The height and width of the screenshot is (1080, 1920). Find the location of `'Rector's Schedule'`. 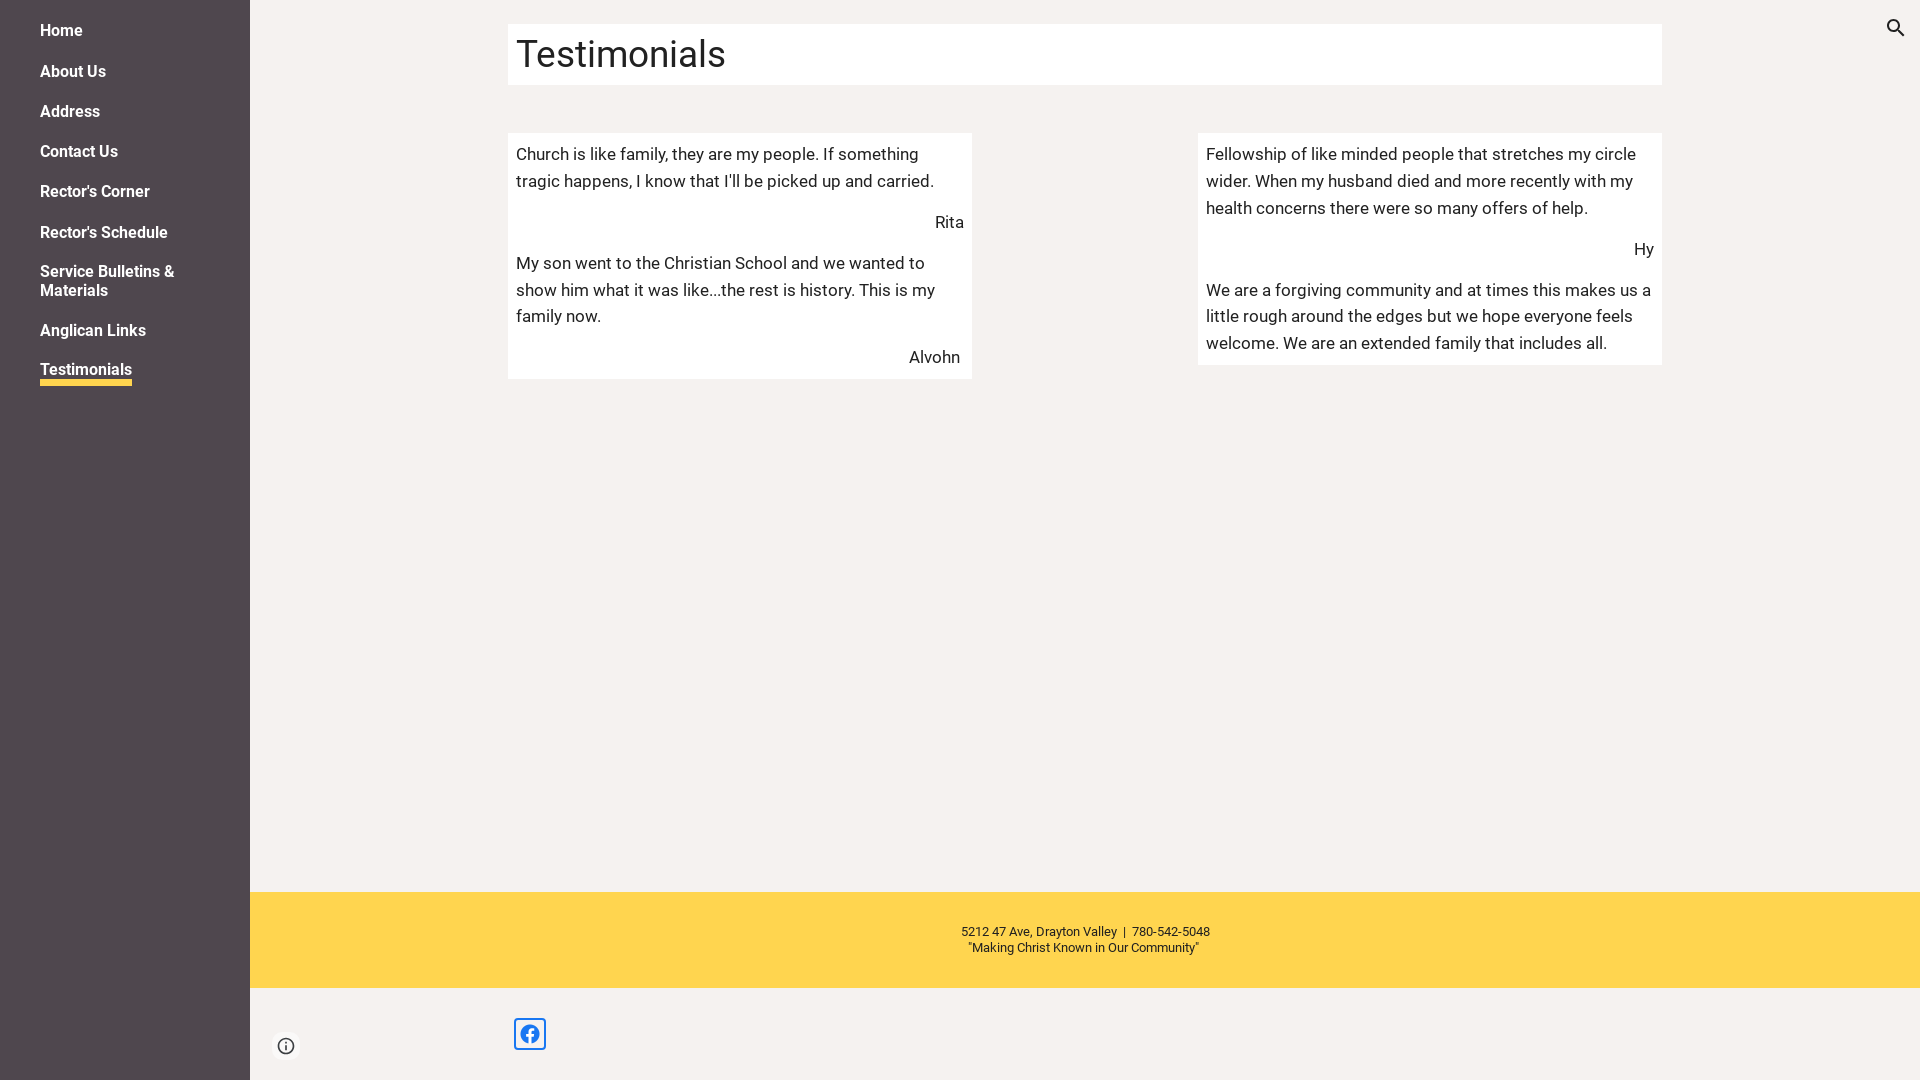

'Rector's Schedule' is located at coordinates (103, 231).